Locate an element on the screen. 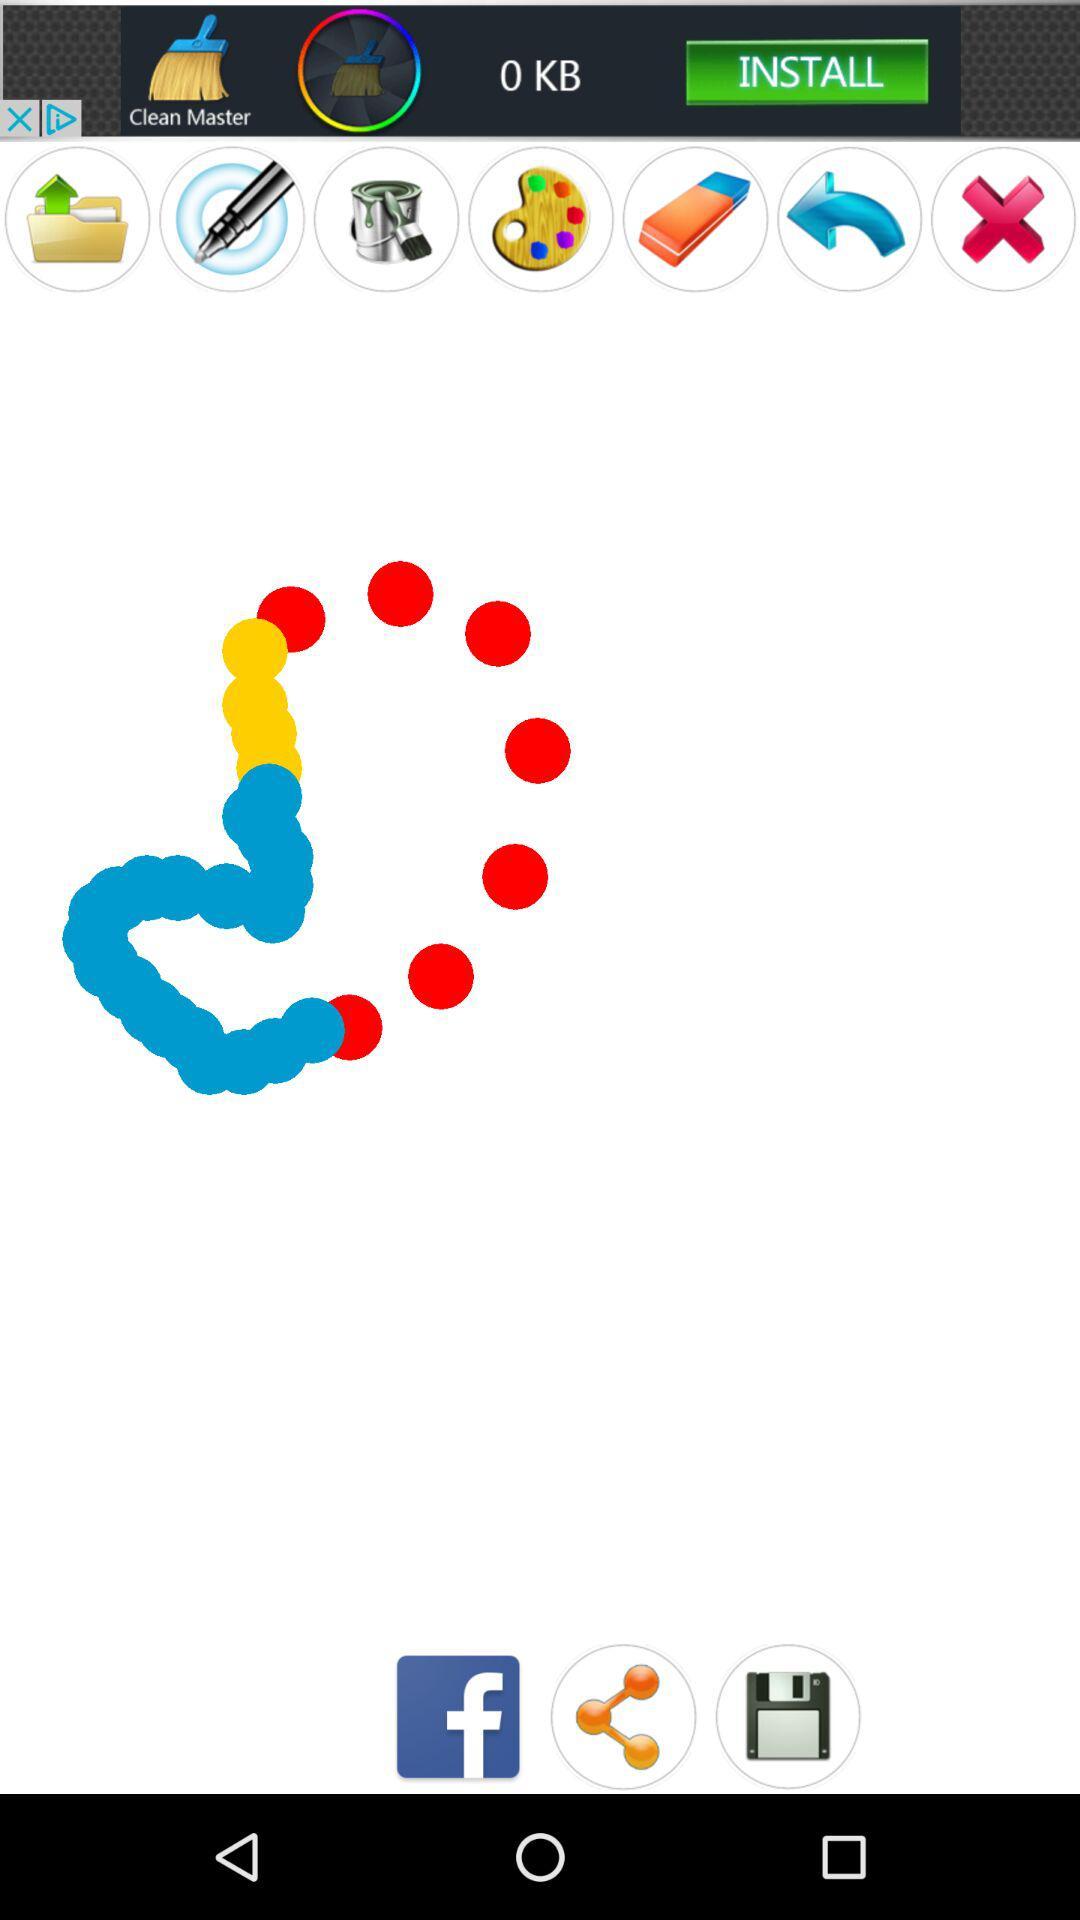 This screenshot has width=1080, height=1920. previous is located at coordinates (849, 219).